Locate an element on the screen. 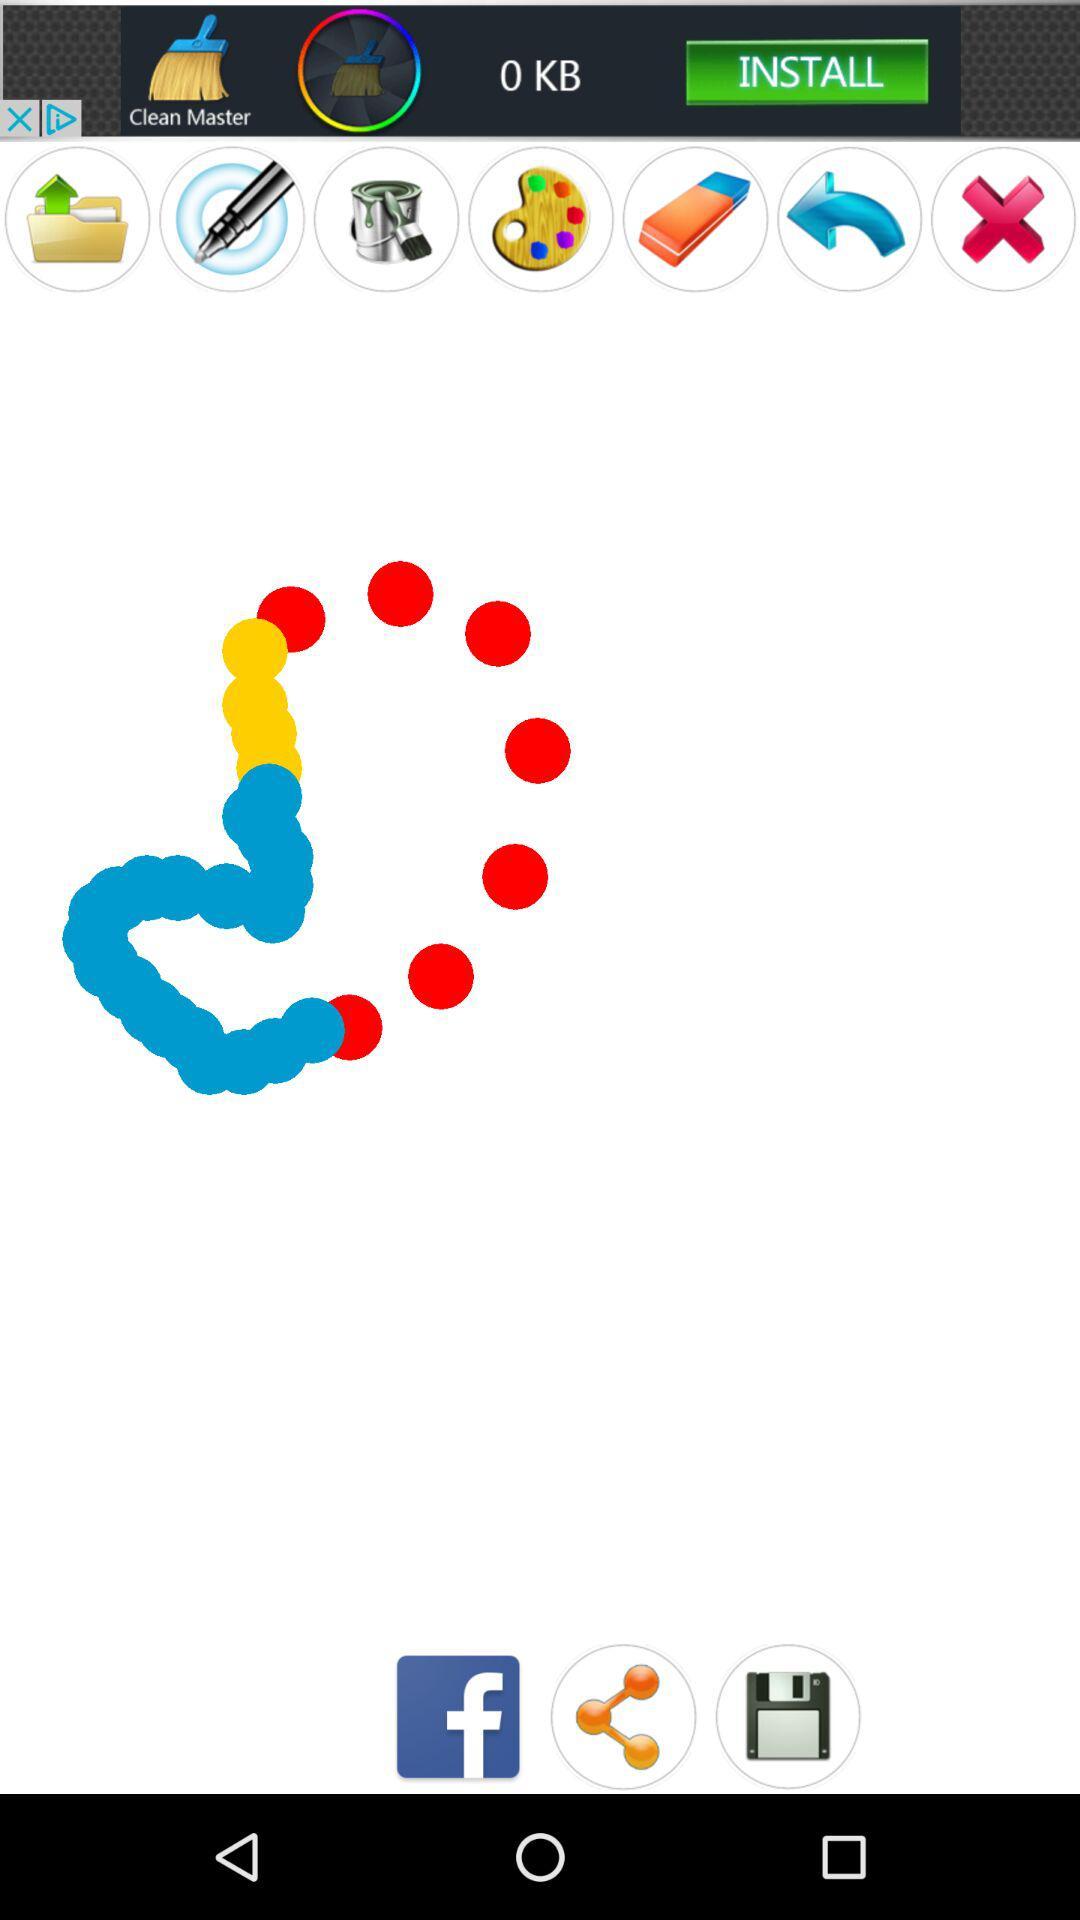 This screenshot has width=1080, height=1920. previous is located at coordinates (849, 219).